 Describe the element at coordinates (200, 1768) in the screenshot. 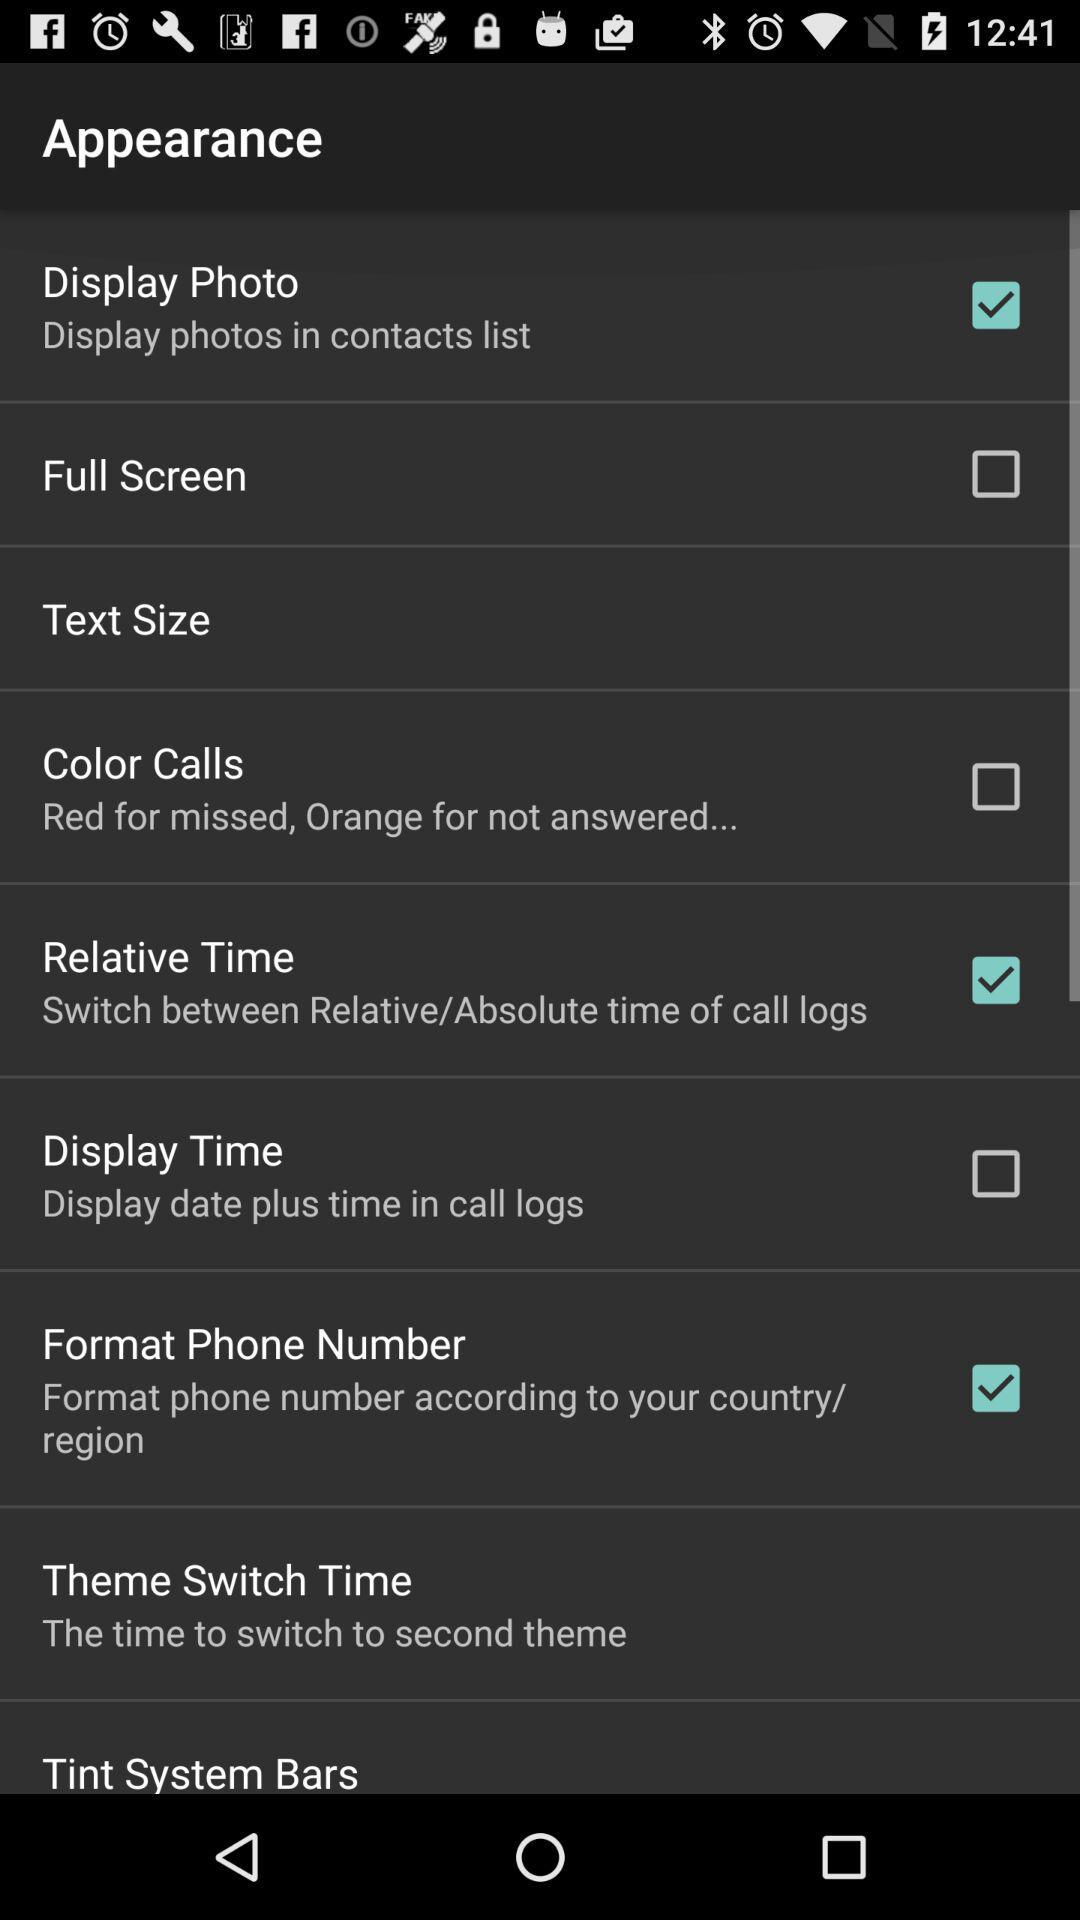

I see `tint system bars` at that location.